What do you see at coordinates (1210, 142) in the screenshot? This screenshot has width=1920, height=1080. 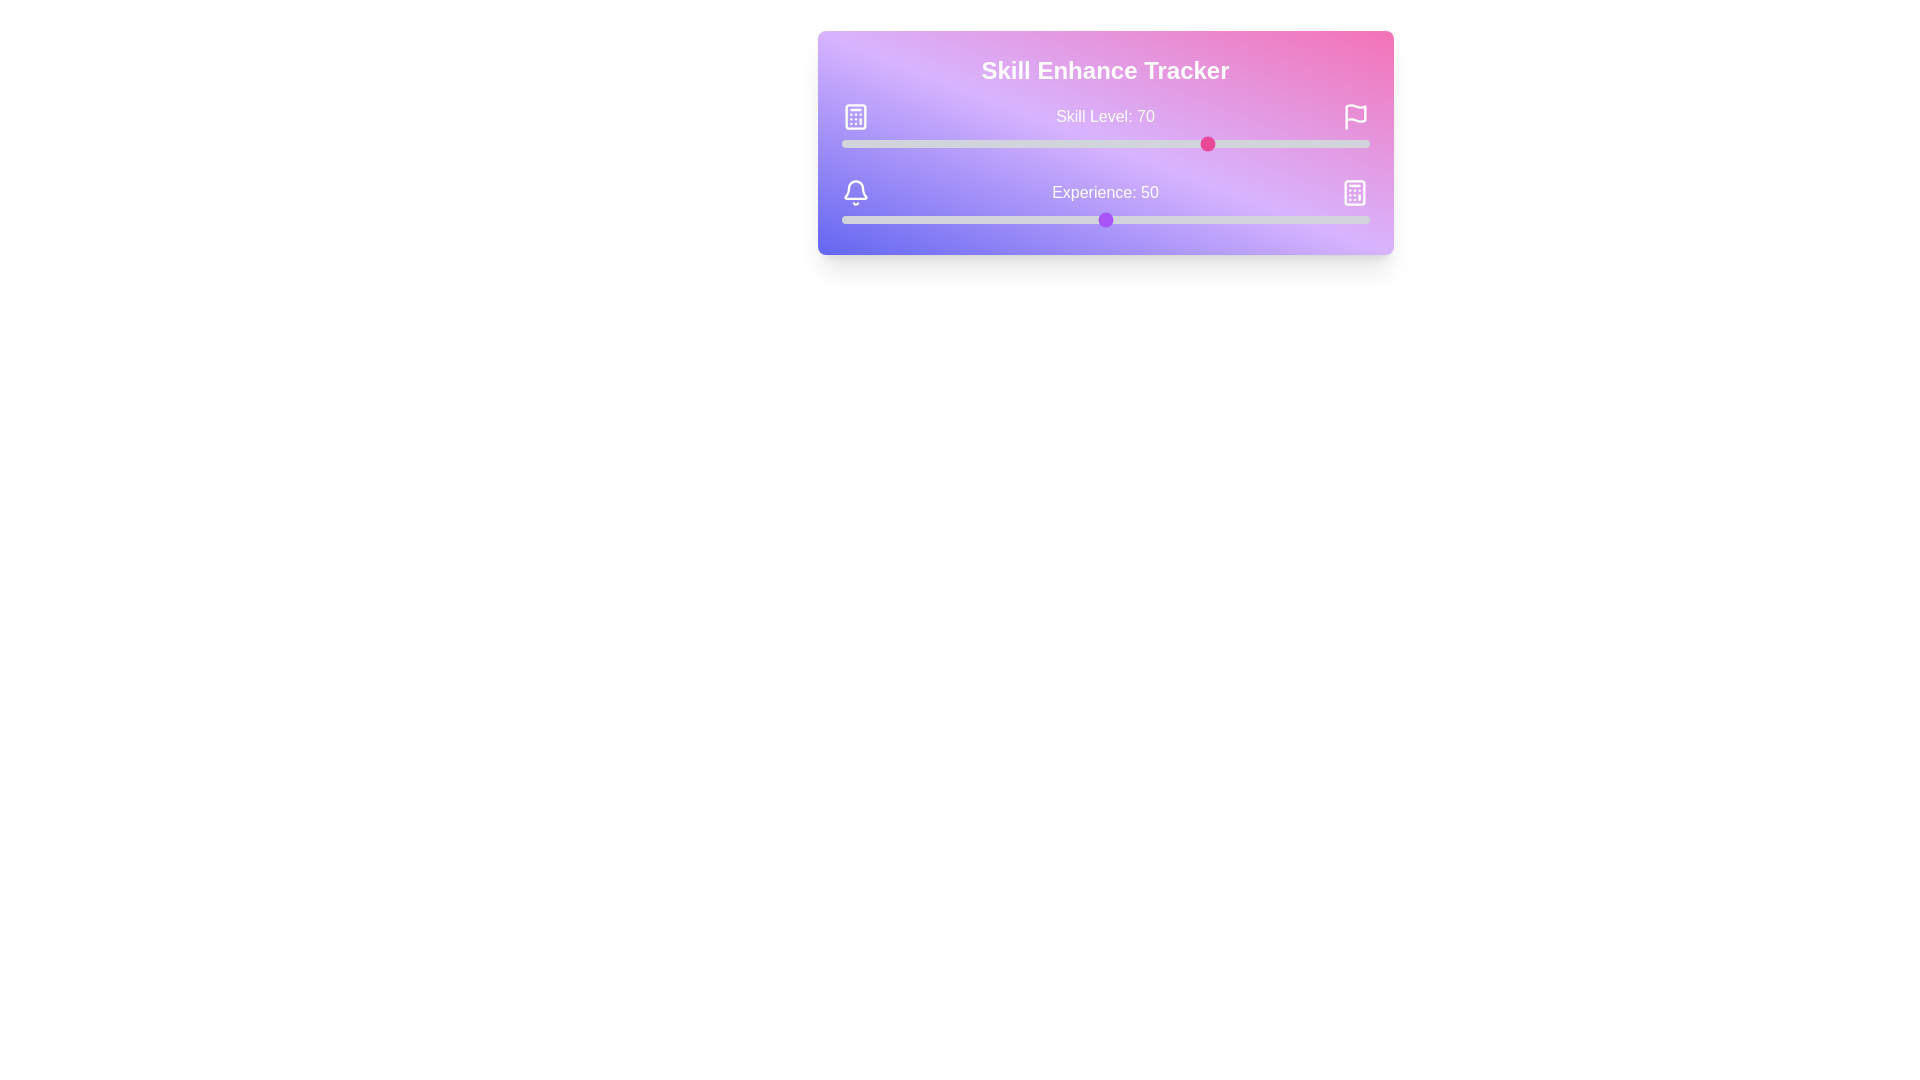 I see `the skill level slider to 70, where 70 is a value between 0 and 100` at bounding box center [1210, 142].